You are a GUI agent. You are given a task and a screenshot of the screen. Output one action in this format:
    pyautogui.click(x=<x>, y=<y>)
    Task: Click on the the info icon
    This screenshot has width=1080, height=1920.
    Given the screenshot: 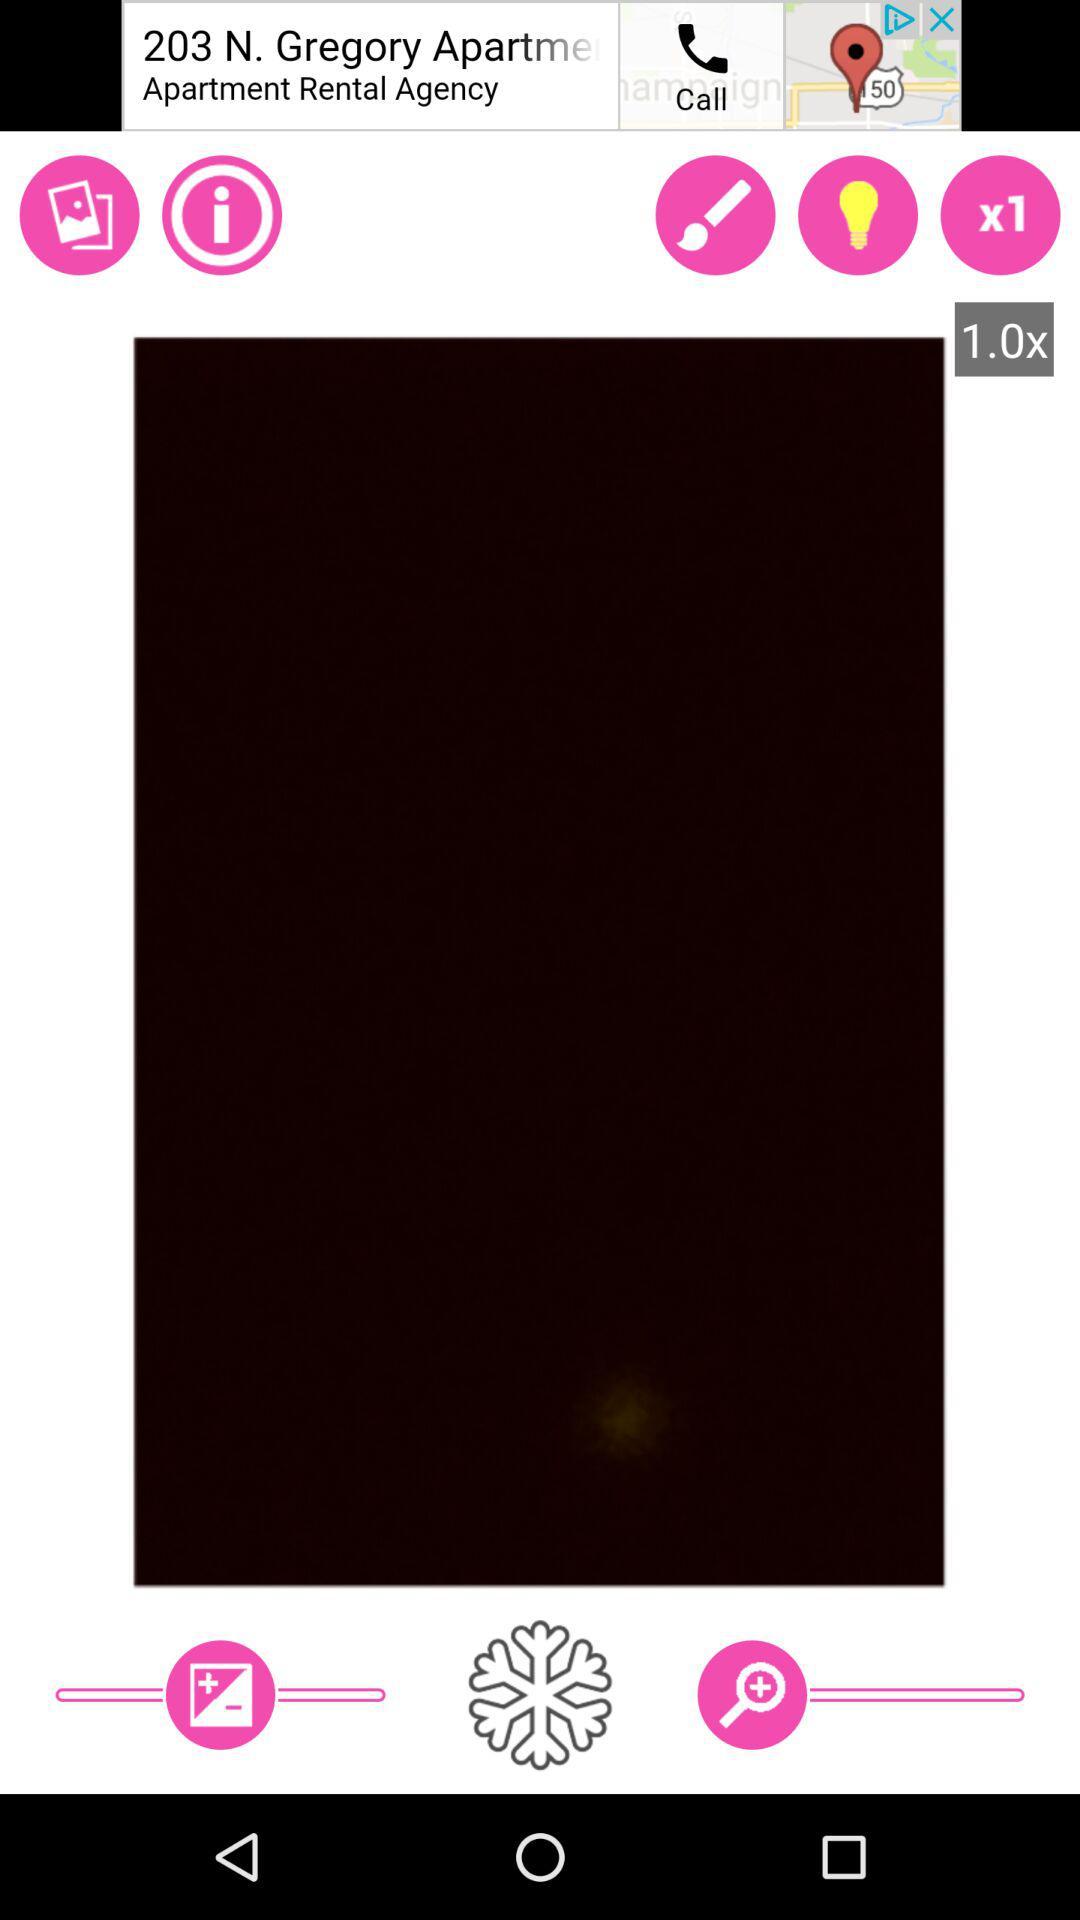 What is the action you would take?
    pyautogui.click(x=222, y=215)
    